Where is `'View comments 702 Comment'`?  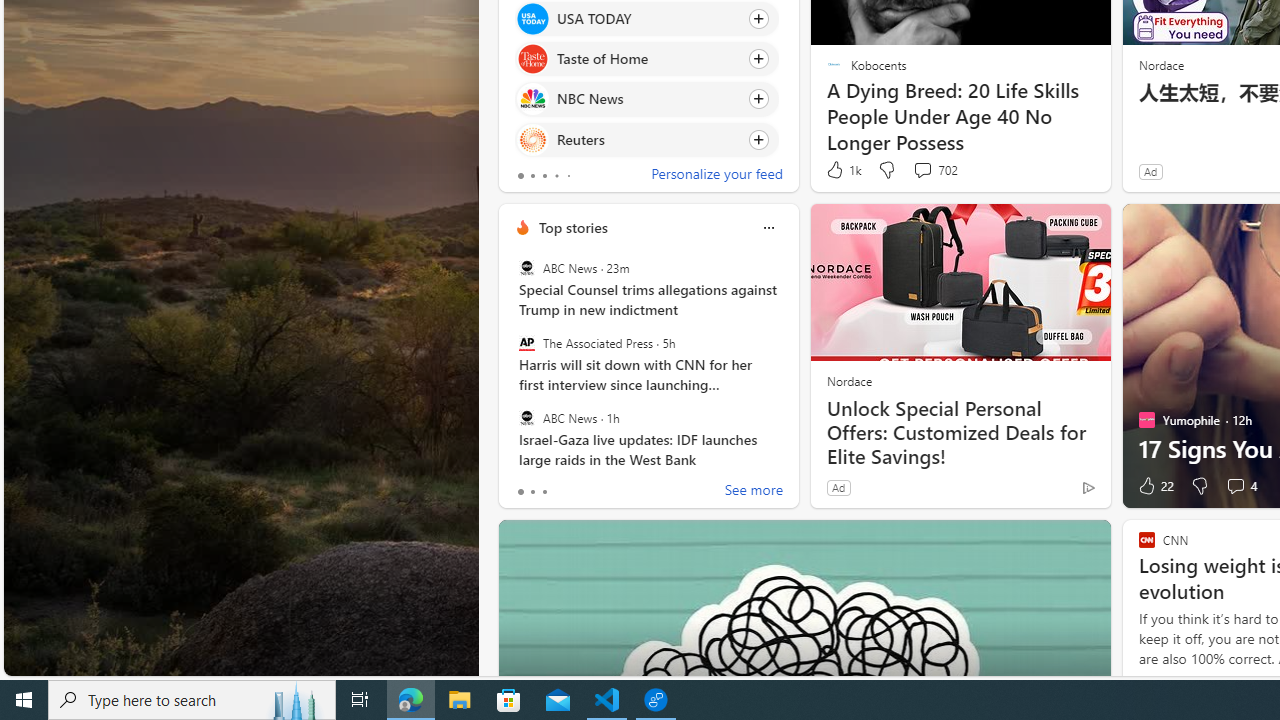
'View comments 702 Comment' is located at coordinates (921, 168).